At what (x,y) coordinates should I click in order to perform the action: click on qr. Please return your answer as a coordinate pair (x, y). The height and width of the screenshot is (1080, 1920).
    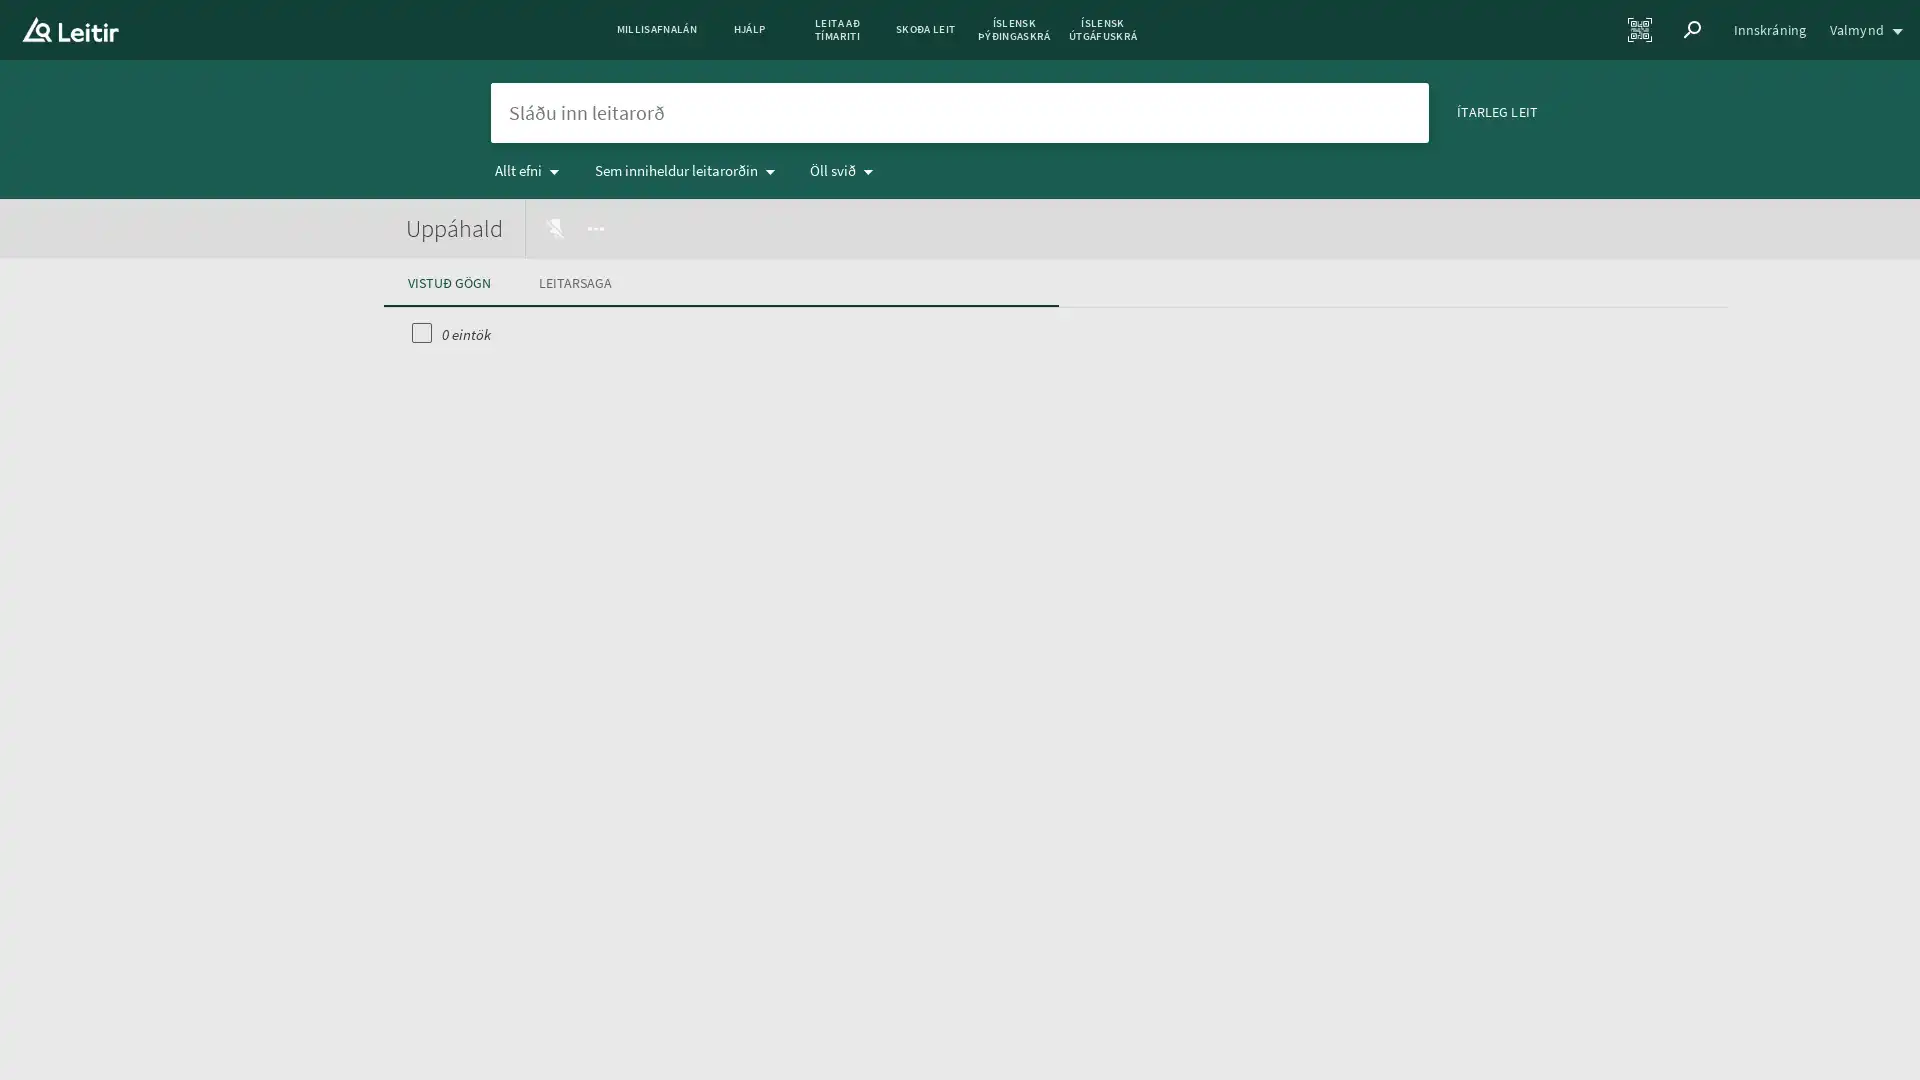
    Looking at the image, I should click on (1640, 30).